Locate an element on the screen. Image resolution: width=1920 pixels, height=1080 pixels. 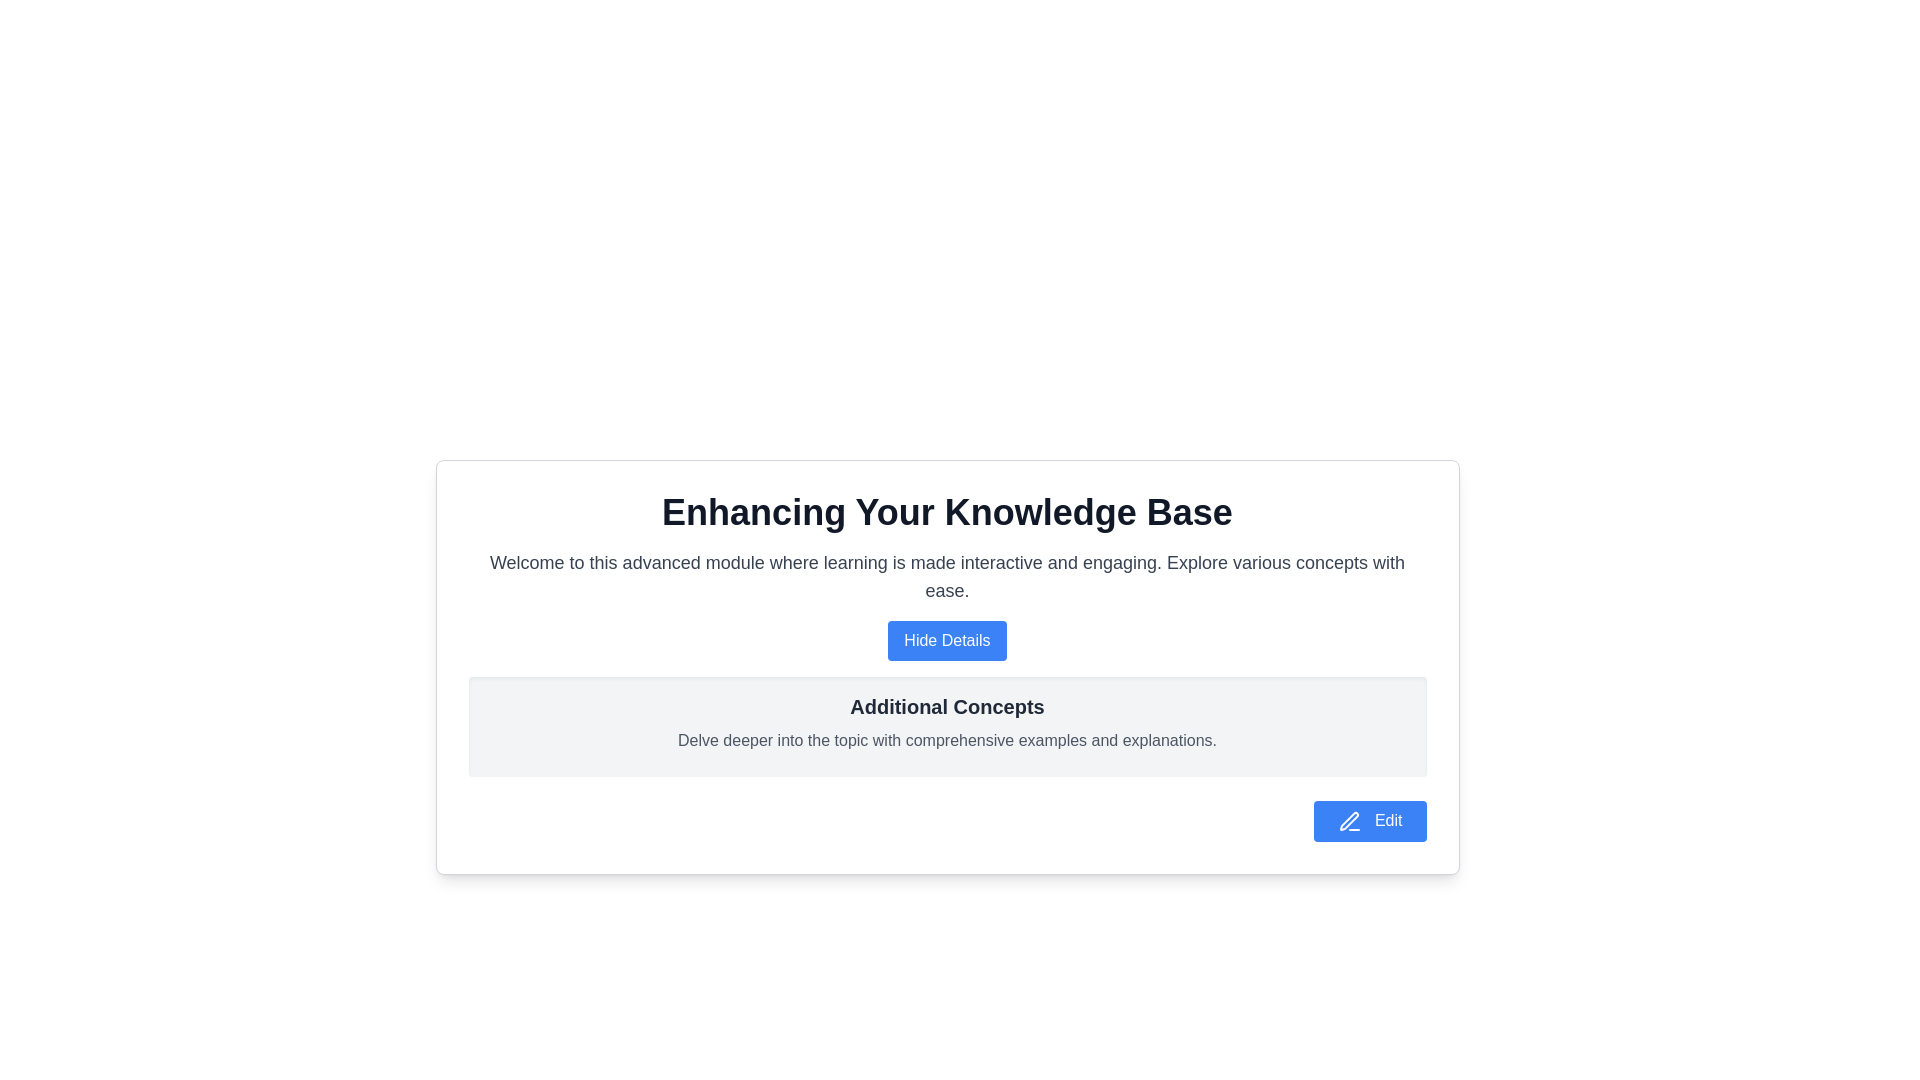
the minimalist outline pen icon located on the right side of the blue 'Edit' button at the bottom-right corner of the card interface is located at coordinates (1350, 821).